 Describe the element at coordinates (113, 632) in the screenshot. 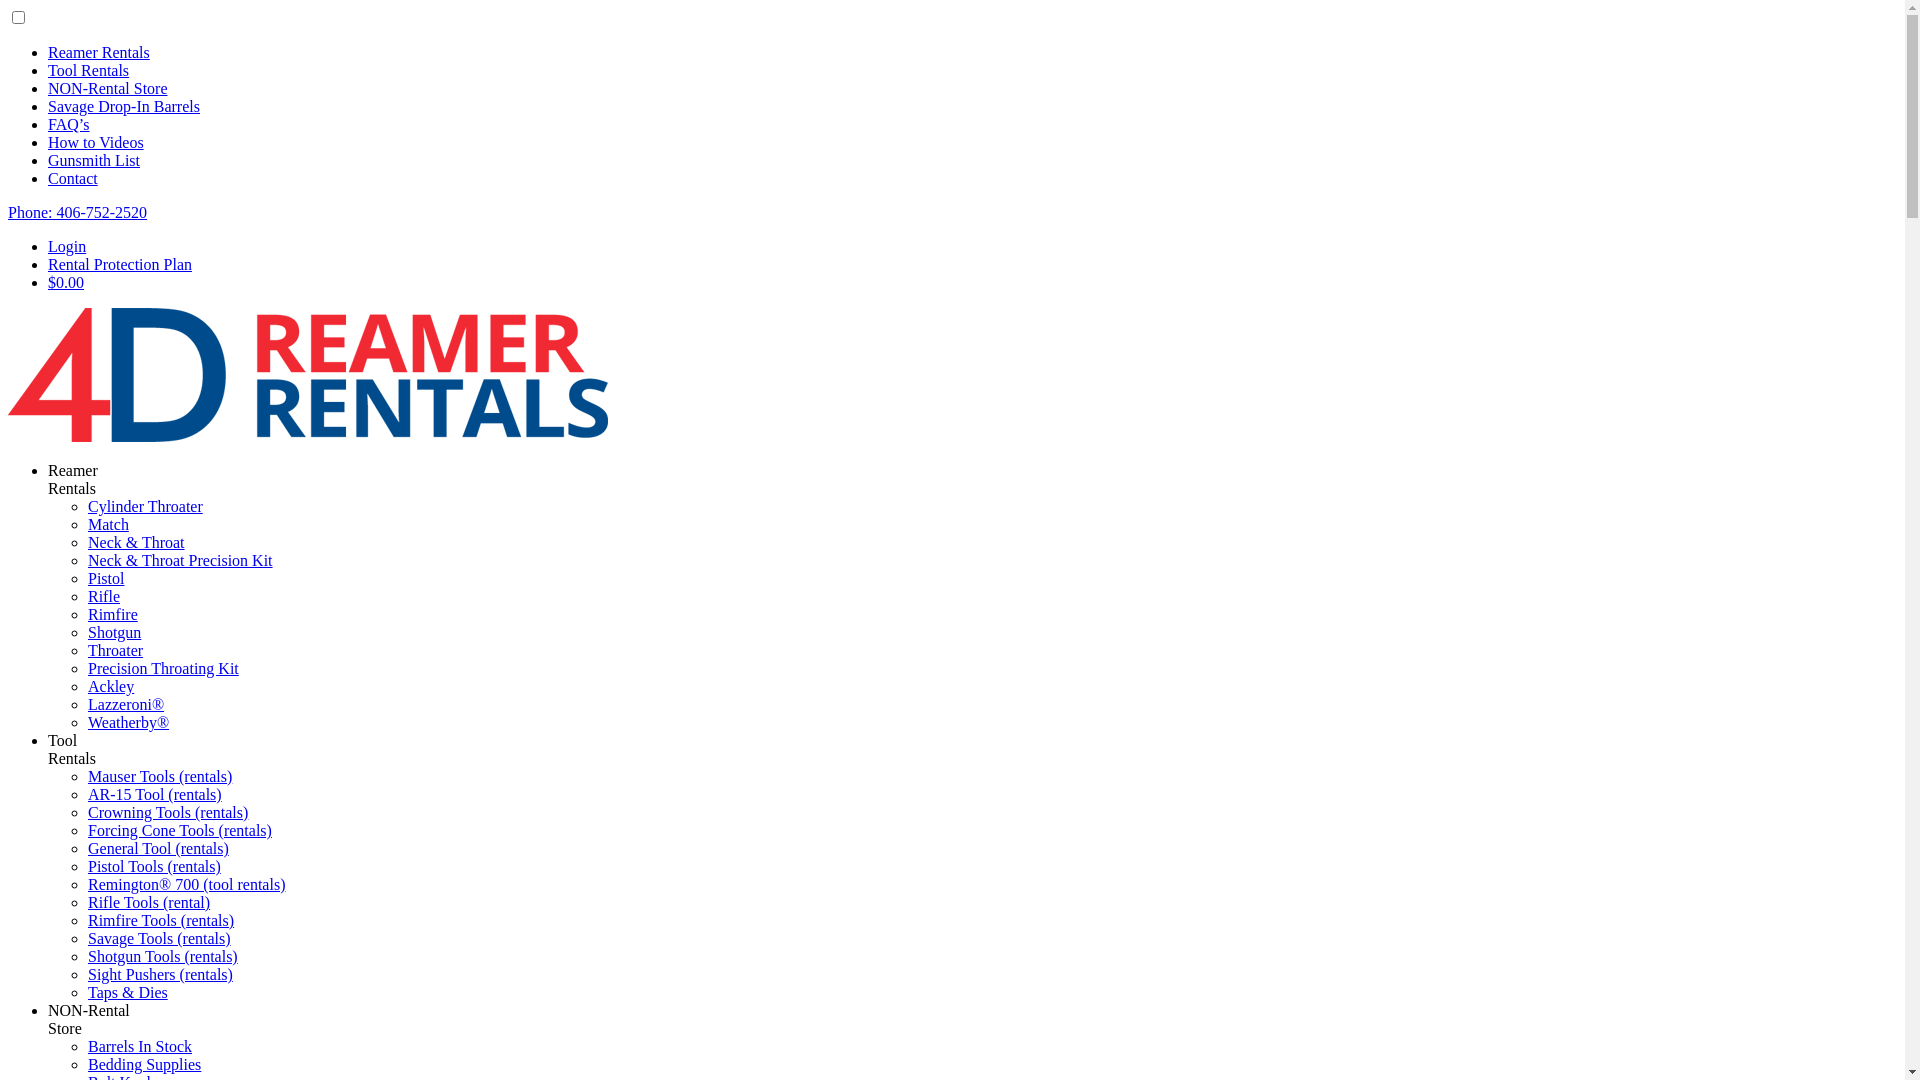

I see `'Shotgun'` at that location.